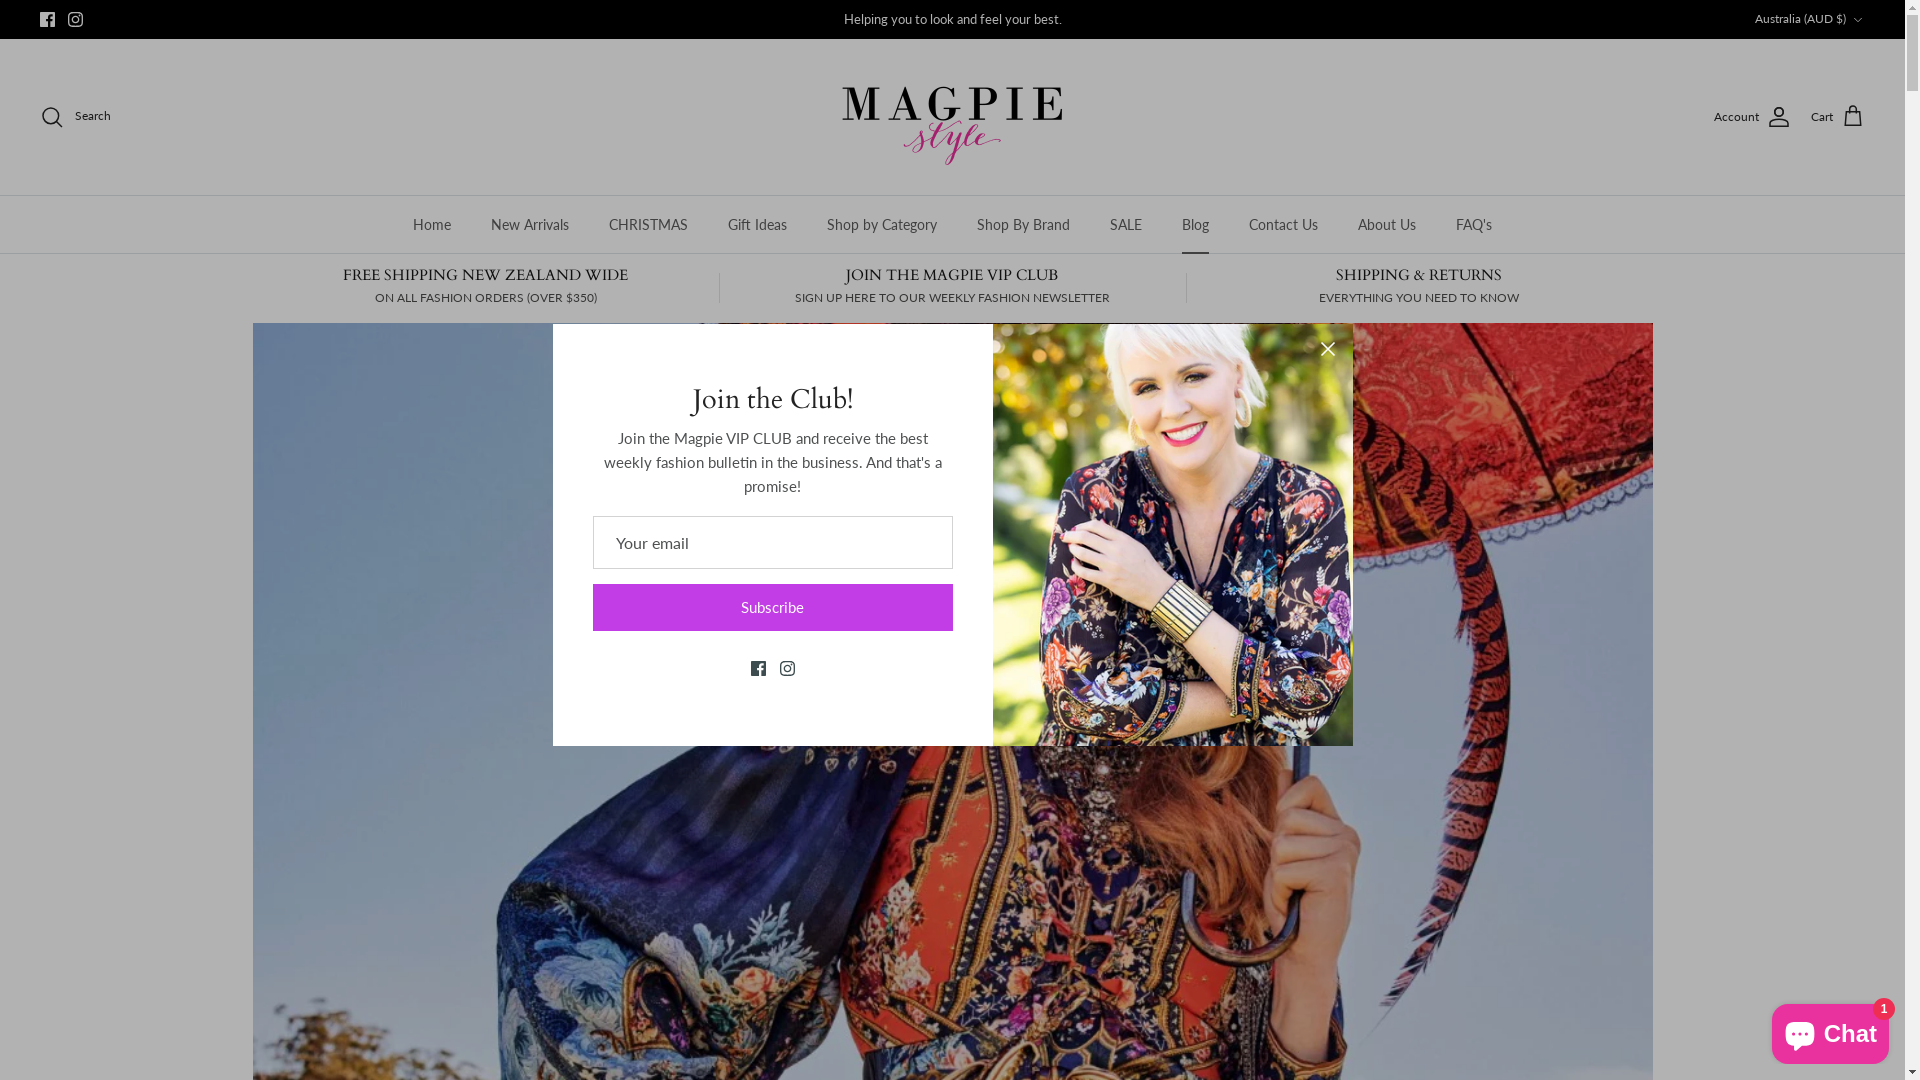 This screenshot has height=1080, width=1920. I want to click on 'New Arrivals', so click(529, 224).